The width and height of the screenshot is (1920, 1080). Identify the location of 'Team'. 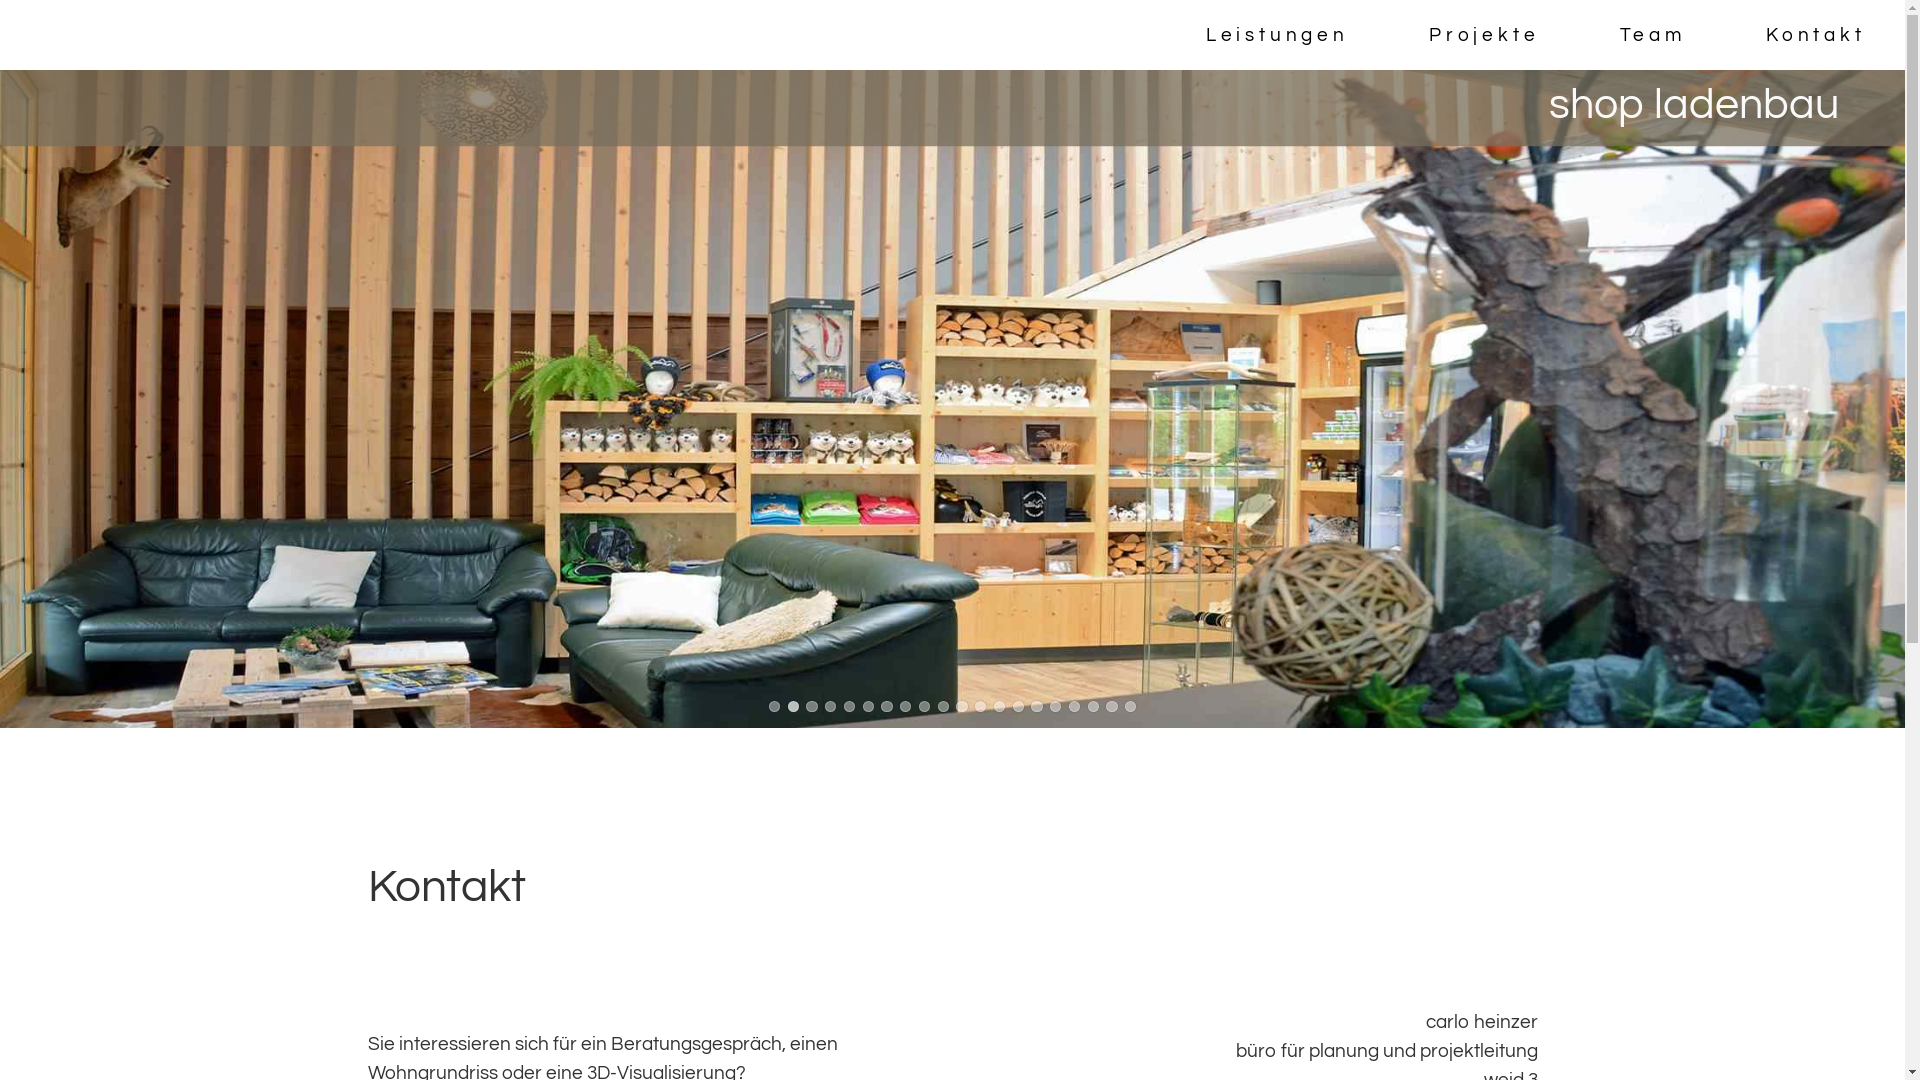
(1651, 34).